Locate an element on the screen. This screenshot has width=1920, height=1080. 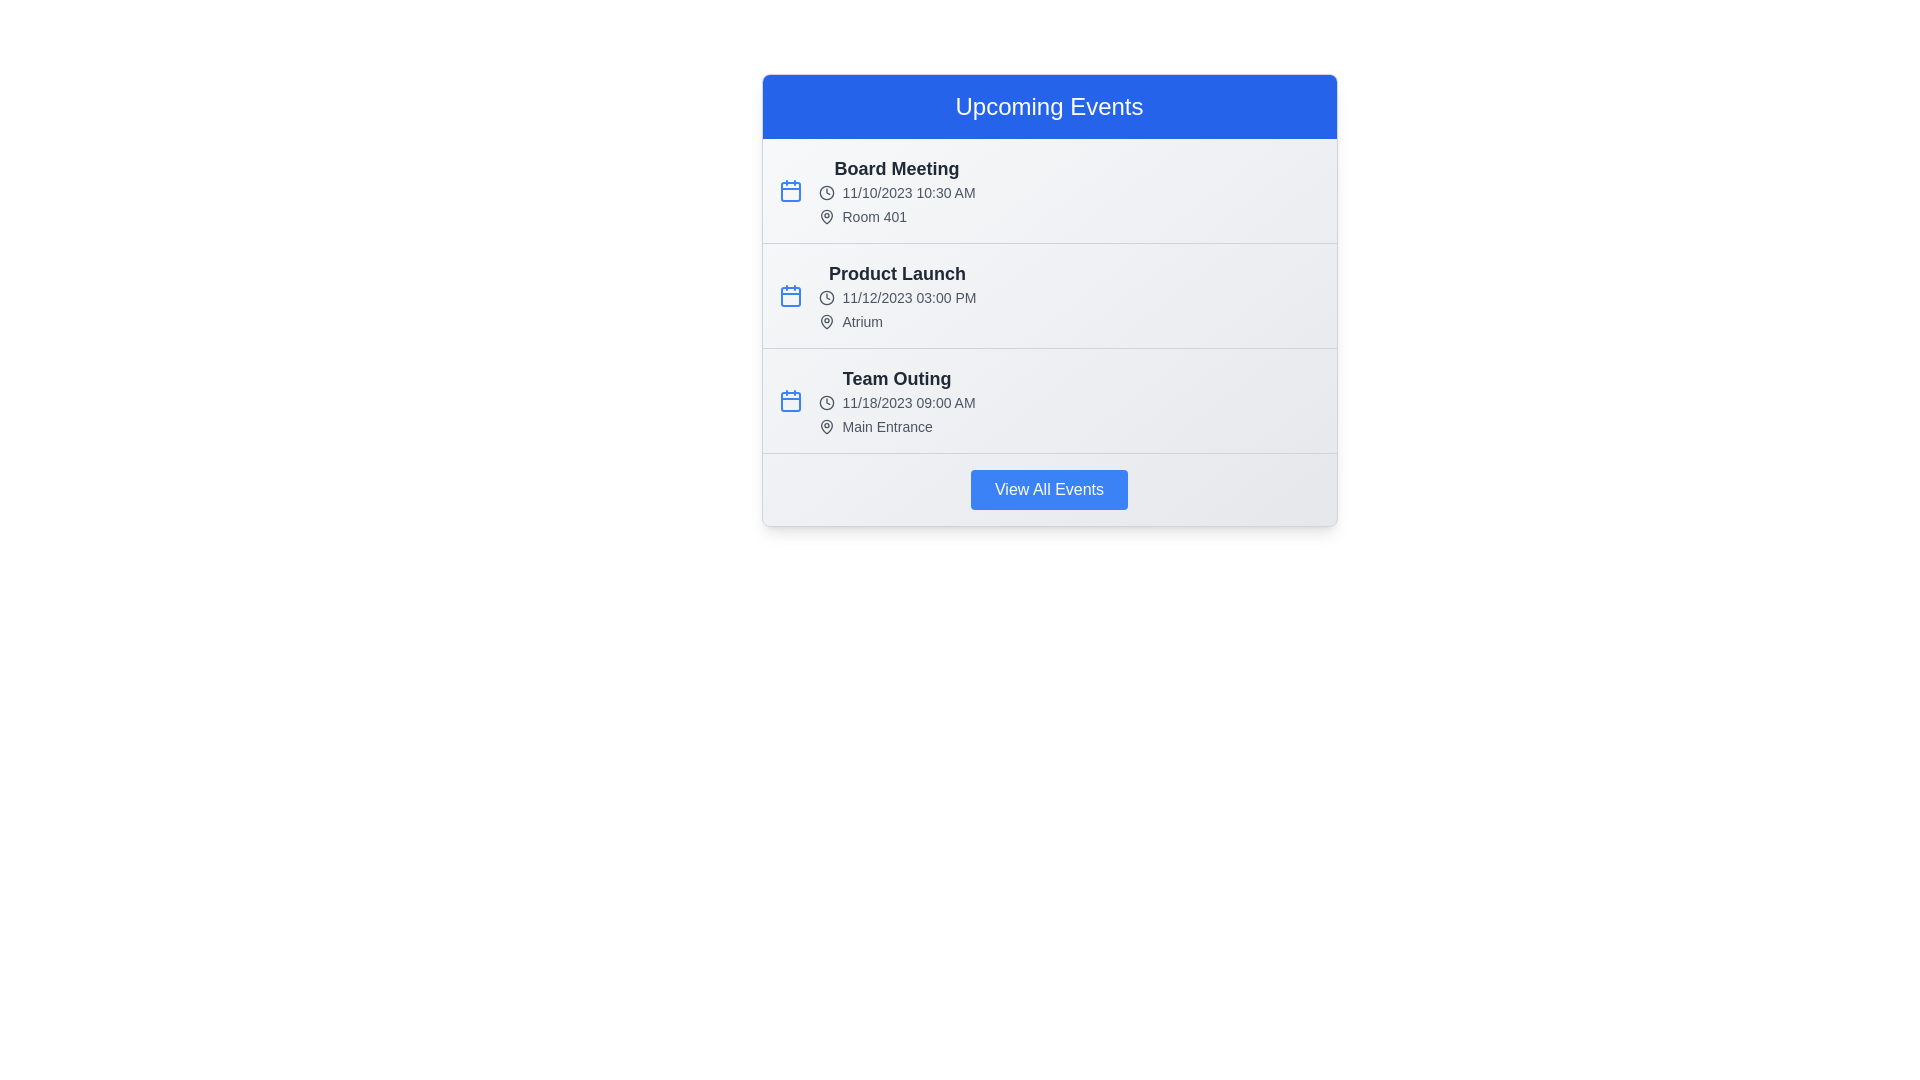
the pin-like icon located in the 'Product Launch' section adjacent to the text 'Atrium' is located at coordinates (826, 320).